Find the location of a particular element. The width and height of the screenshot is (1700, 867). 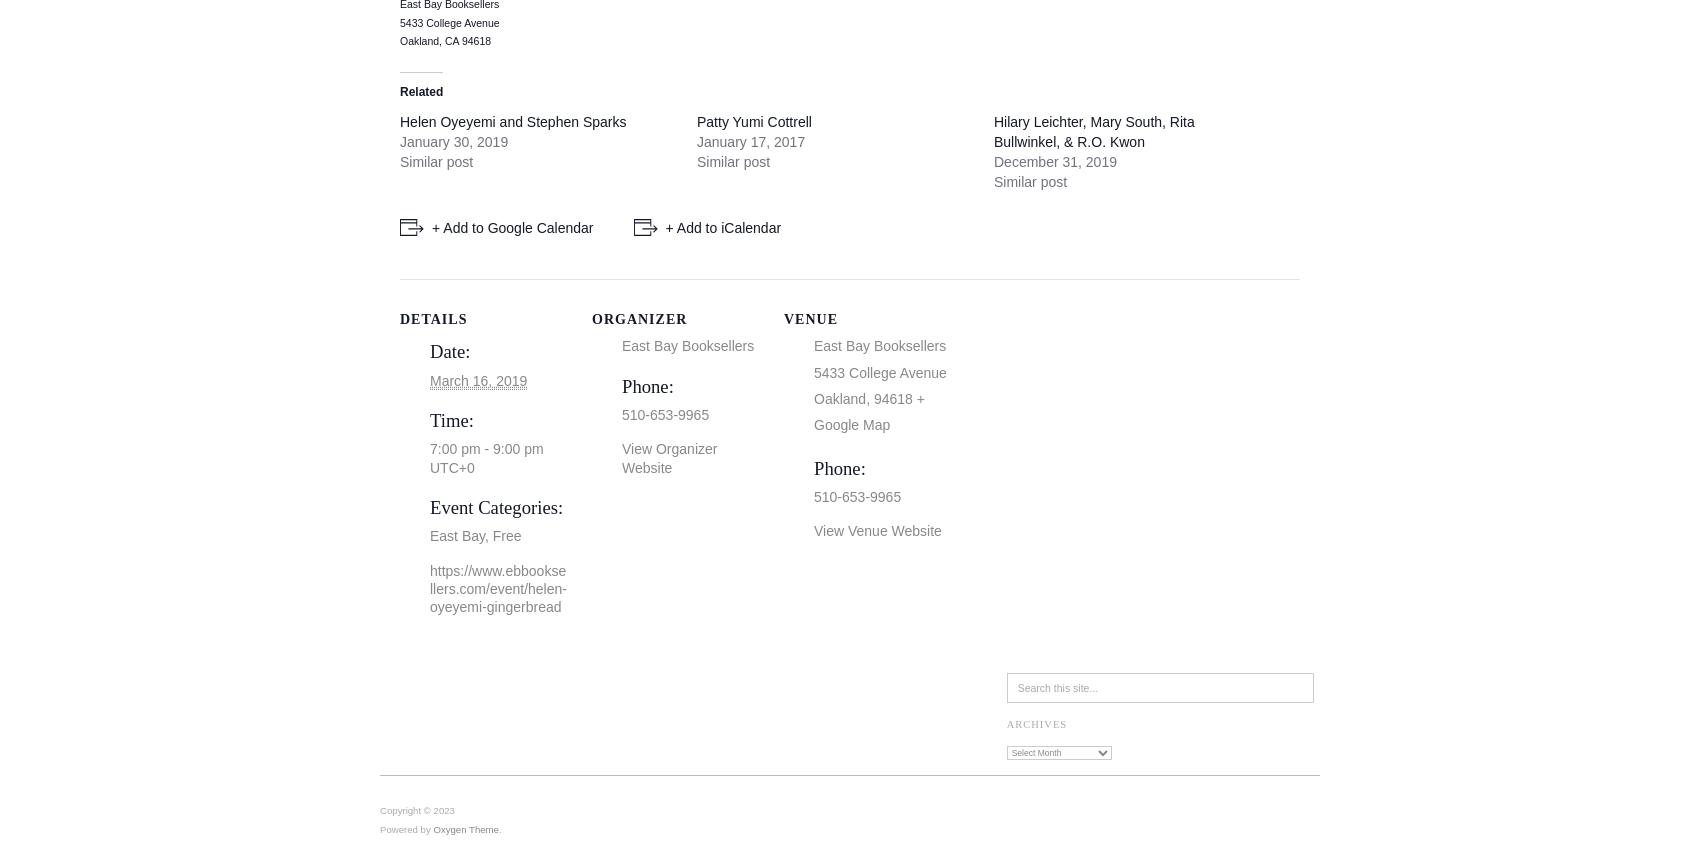

'Free' is located at coordinates (506, 534).